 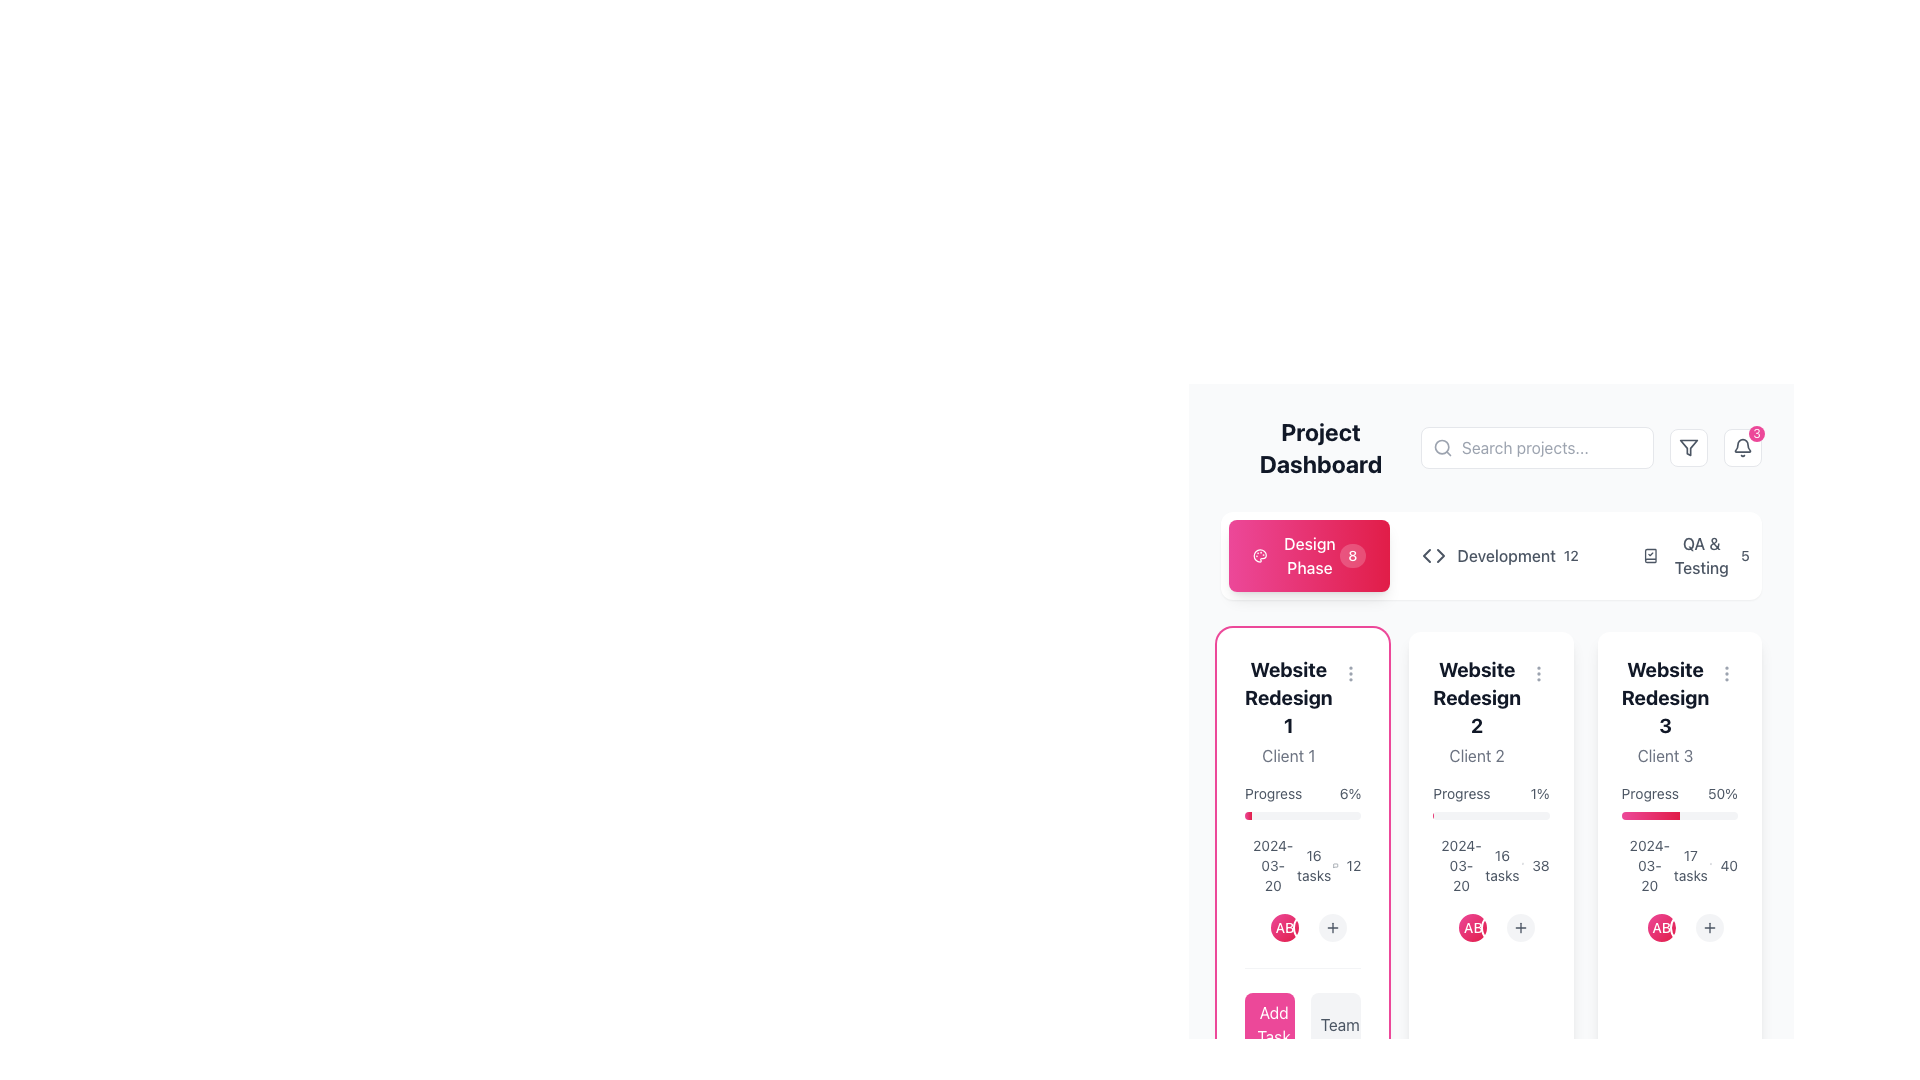 What do you see at coordinates (1350, 793) in the screenshot?
I see `the text display showing '6%' next to the label 'Progress' in the 'Website Redesign 1' card` at bounding box center [1350, 793].